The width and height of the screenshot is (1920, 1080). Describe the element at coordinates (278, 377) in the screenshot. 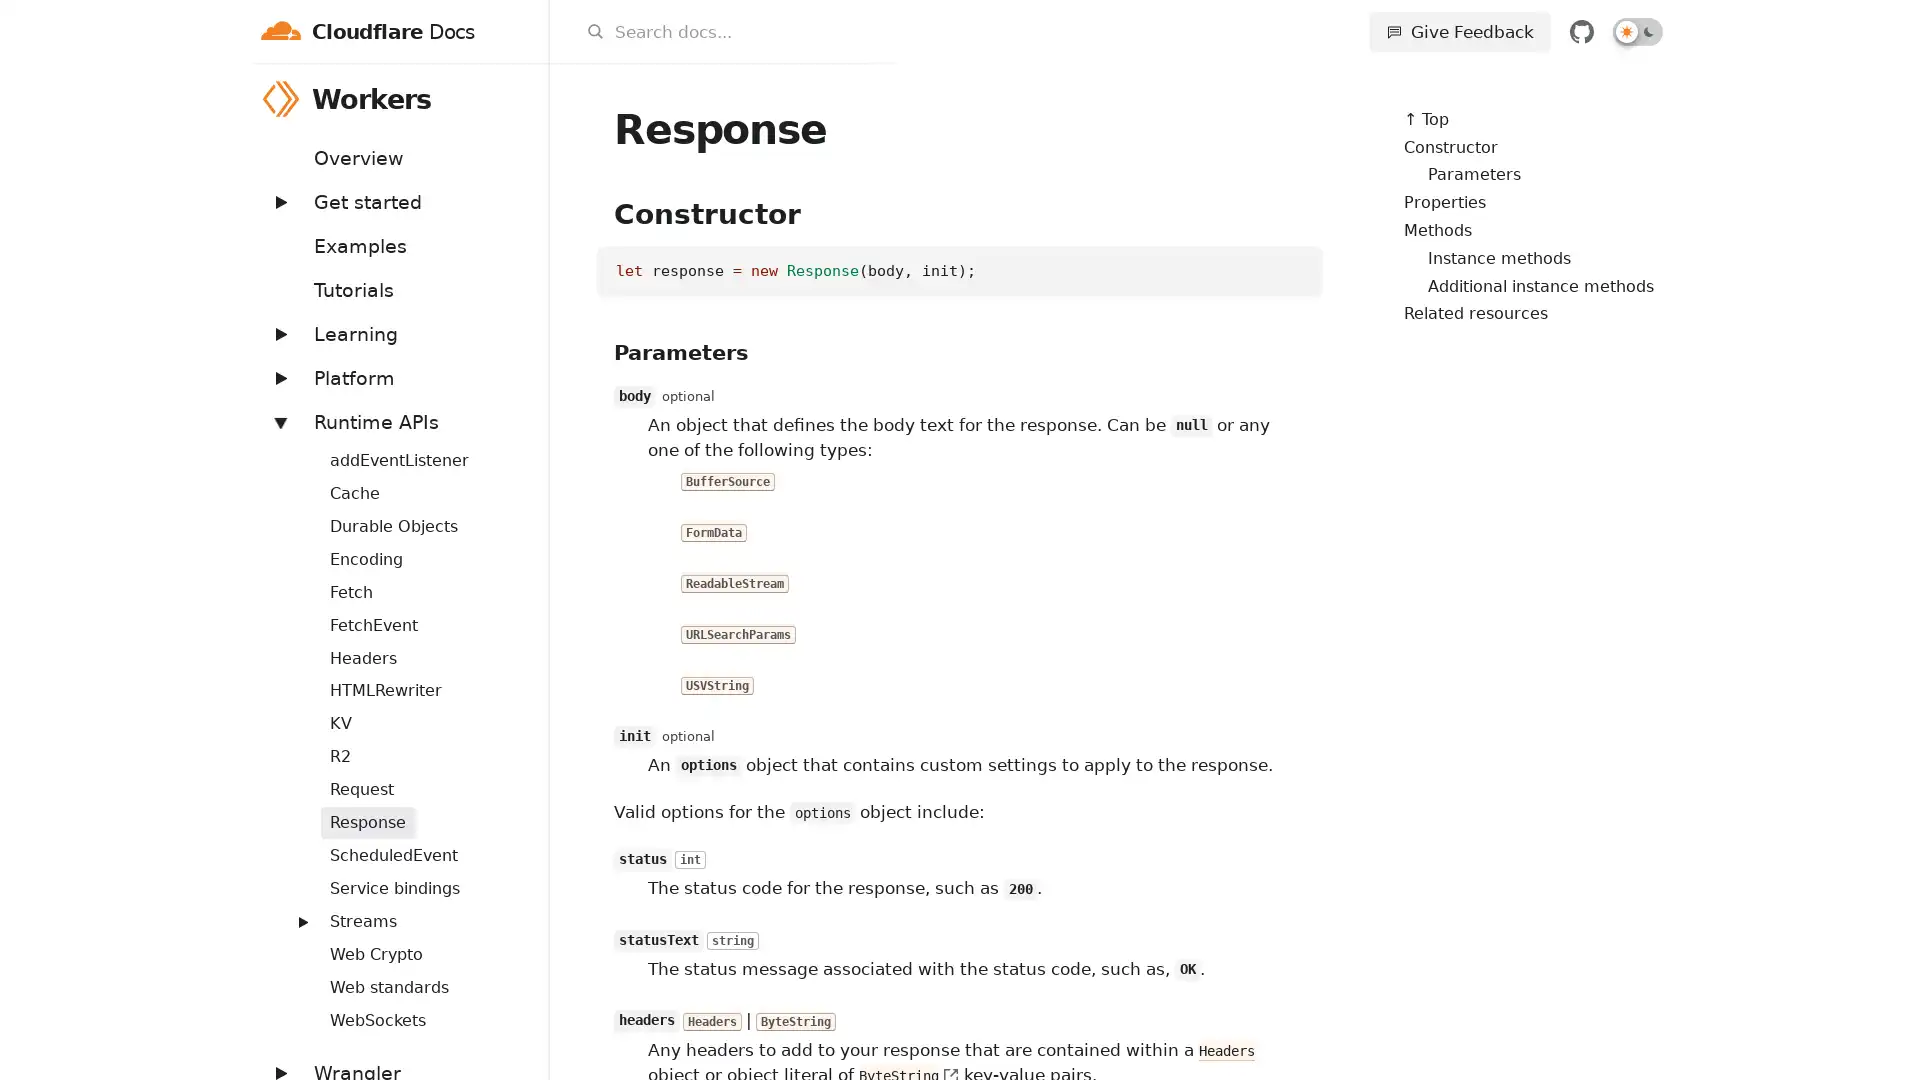

I see `Expand: Platform` at that location.